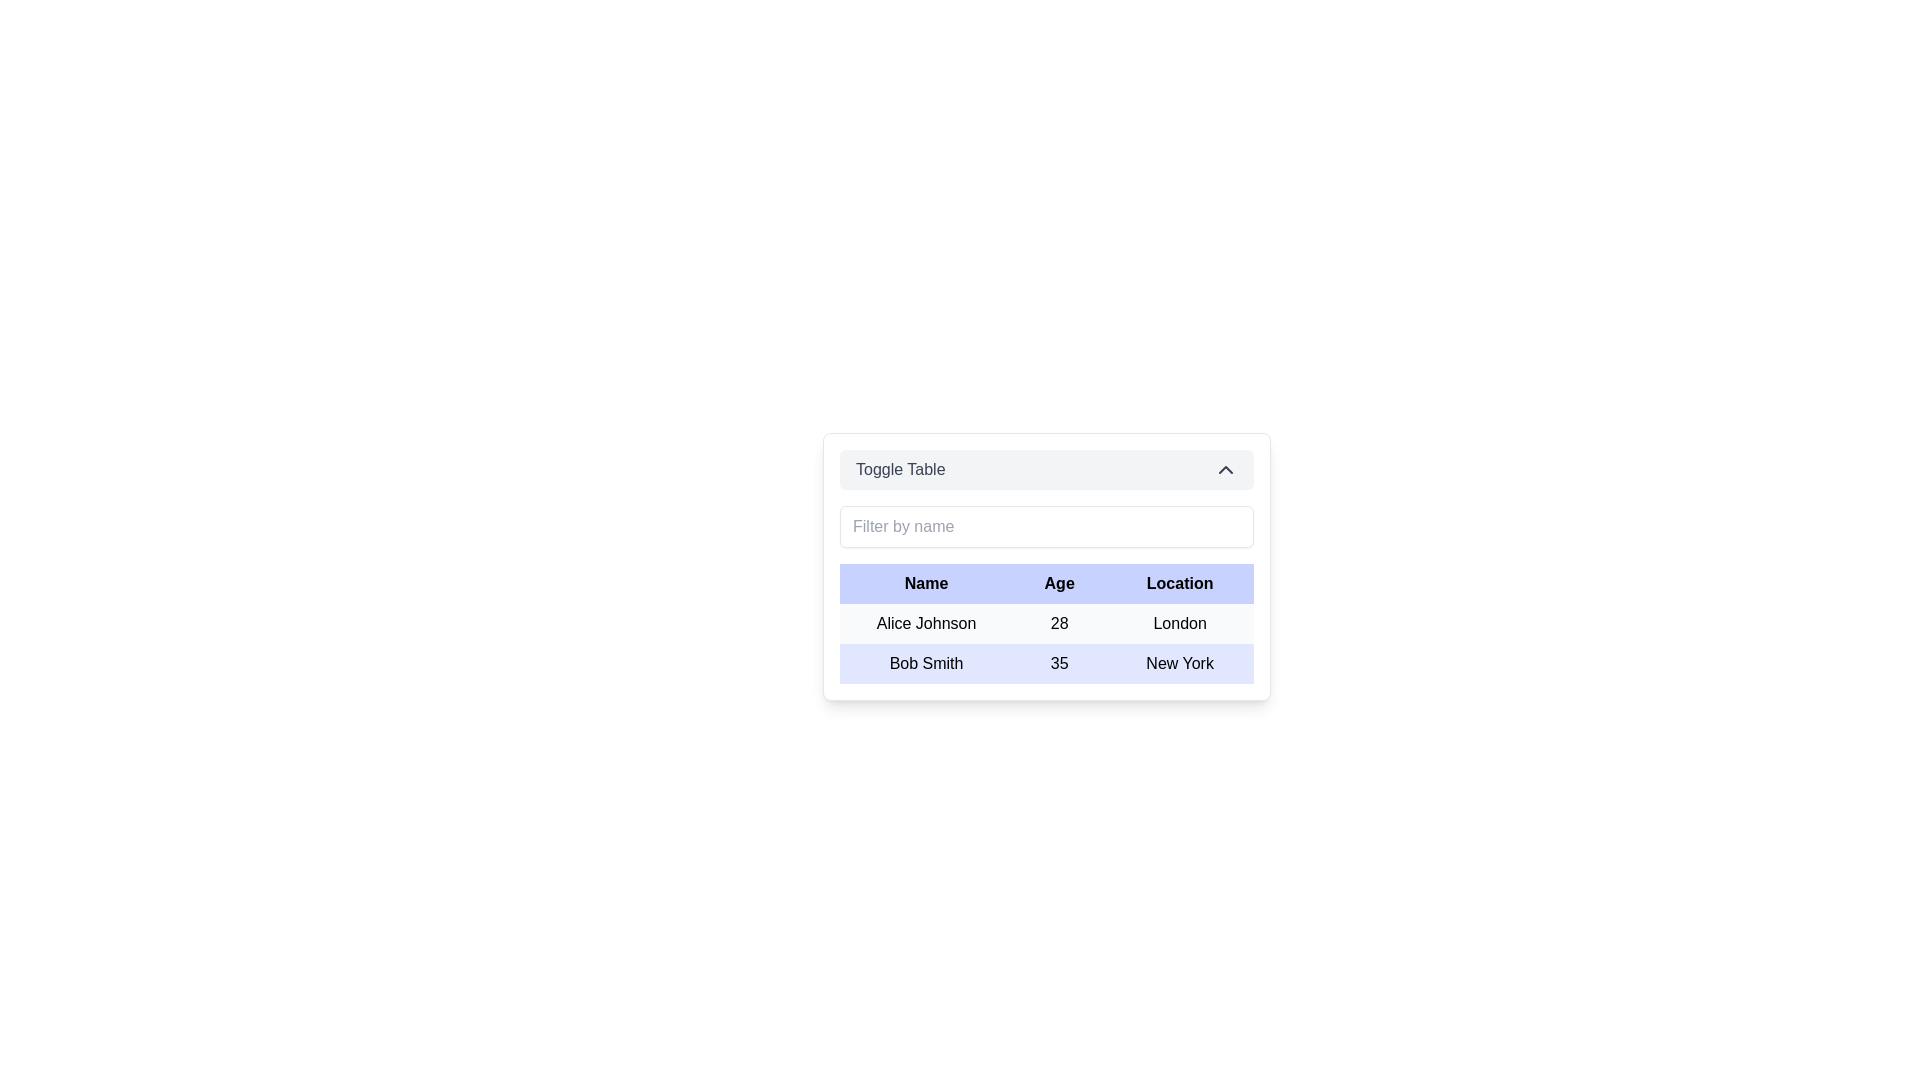 The image size is (1920, 1080). What do you see at coordinates (1180, 623) in the screenshot?
I see `the static text element indicating the location for user 'Alice Johnson', which is the rightmost element in the row of a table containing name, age, and location data` at bounding box center [1180, 623].